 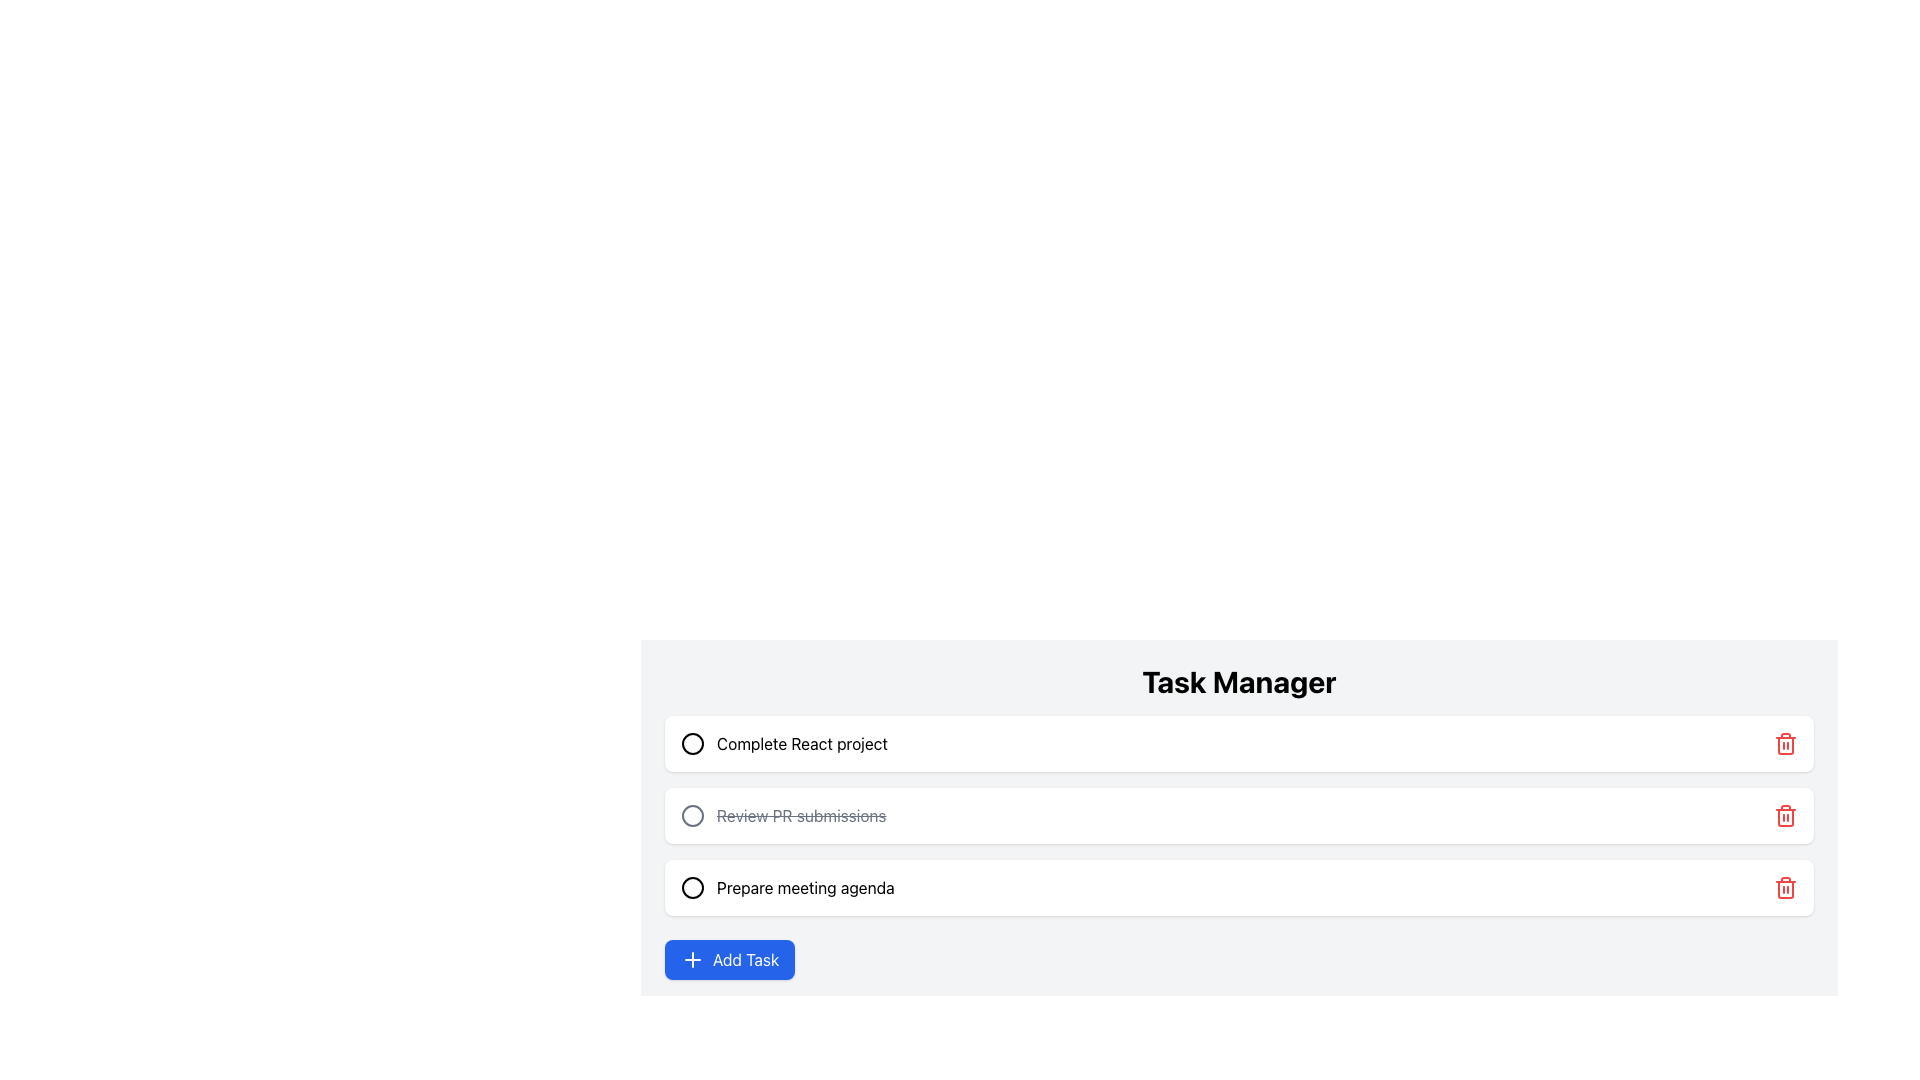 I want to click on the 'Add Task' button, which is a rectangular button with a blue background and white text, located at the bottom left of the Task Manager interface, so click(x=729, y=959).